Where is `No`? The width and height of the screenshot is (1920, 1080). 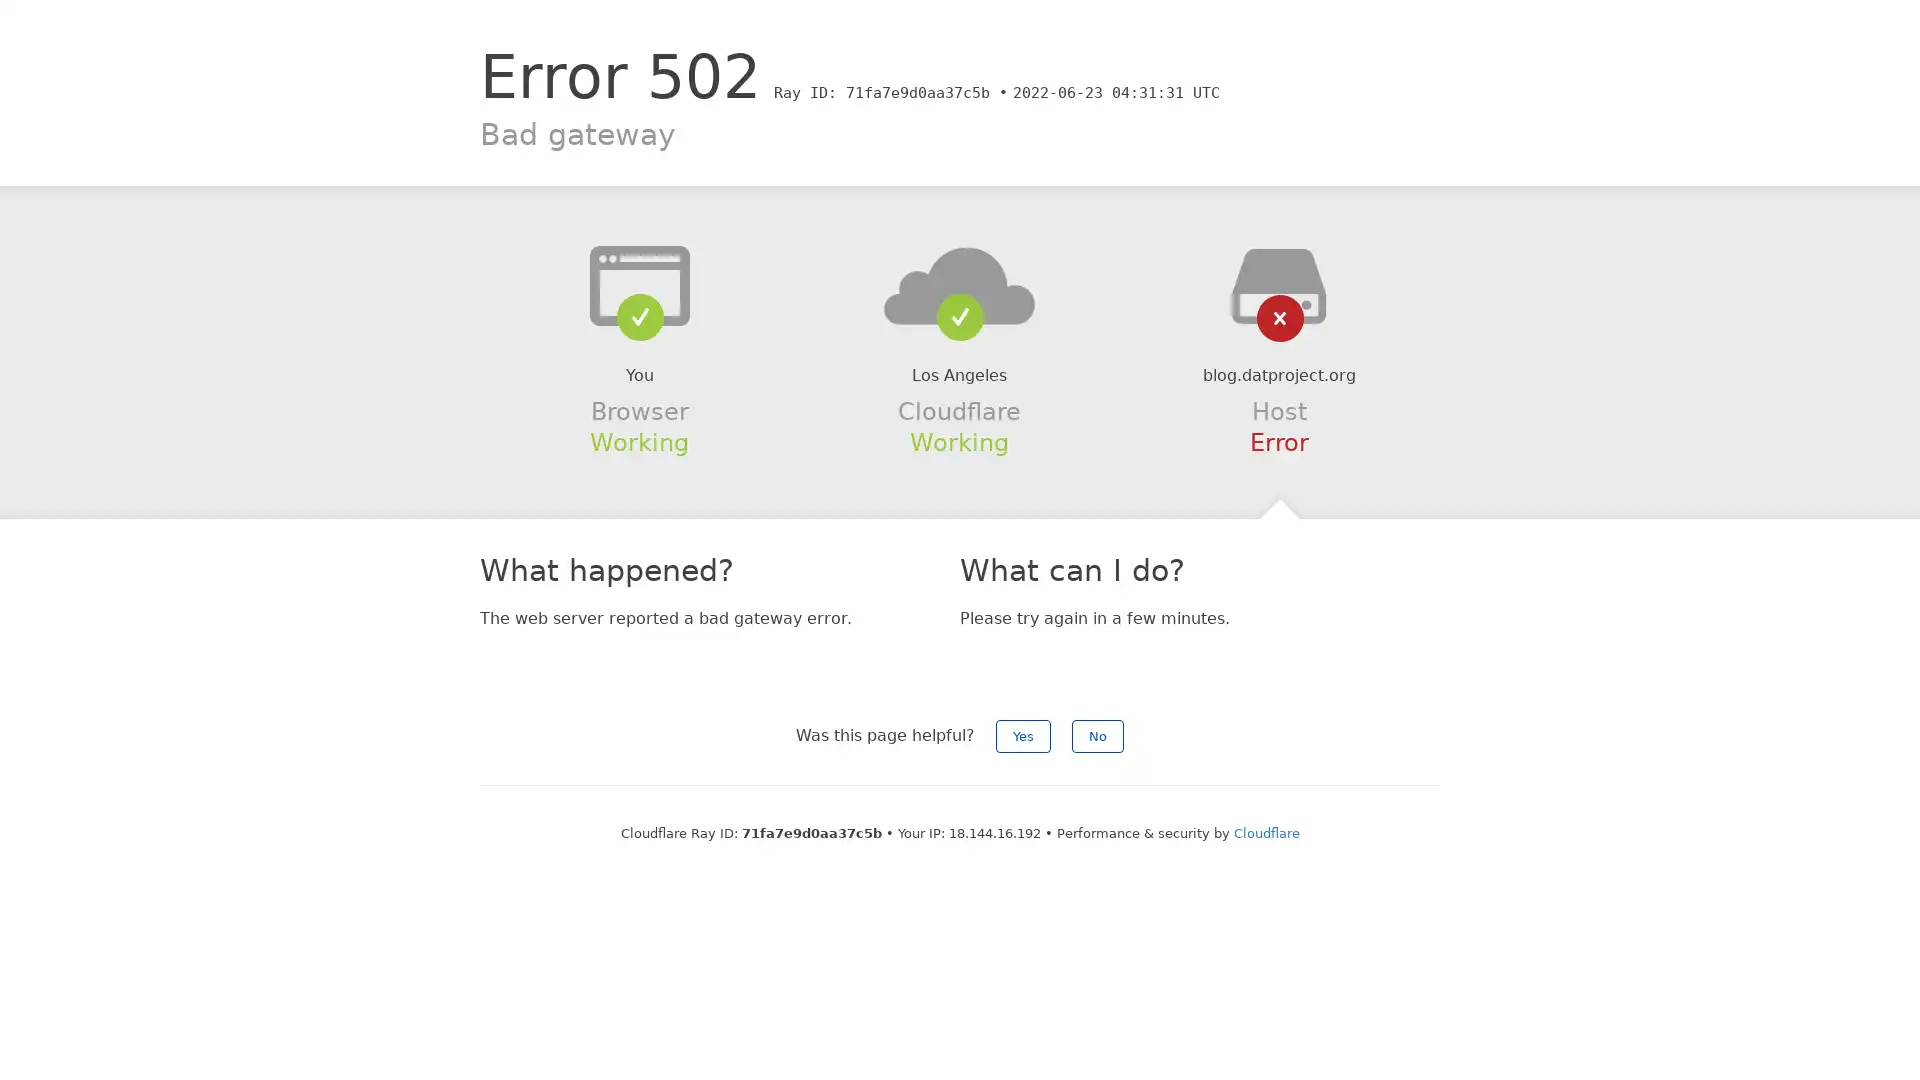 No is located at coordinates (1097, 736).